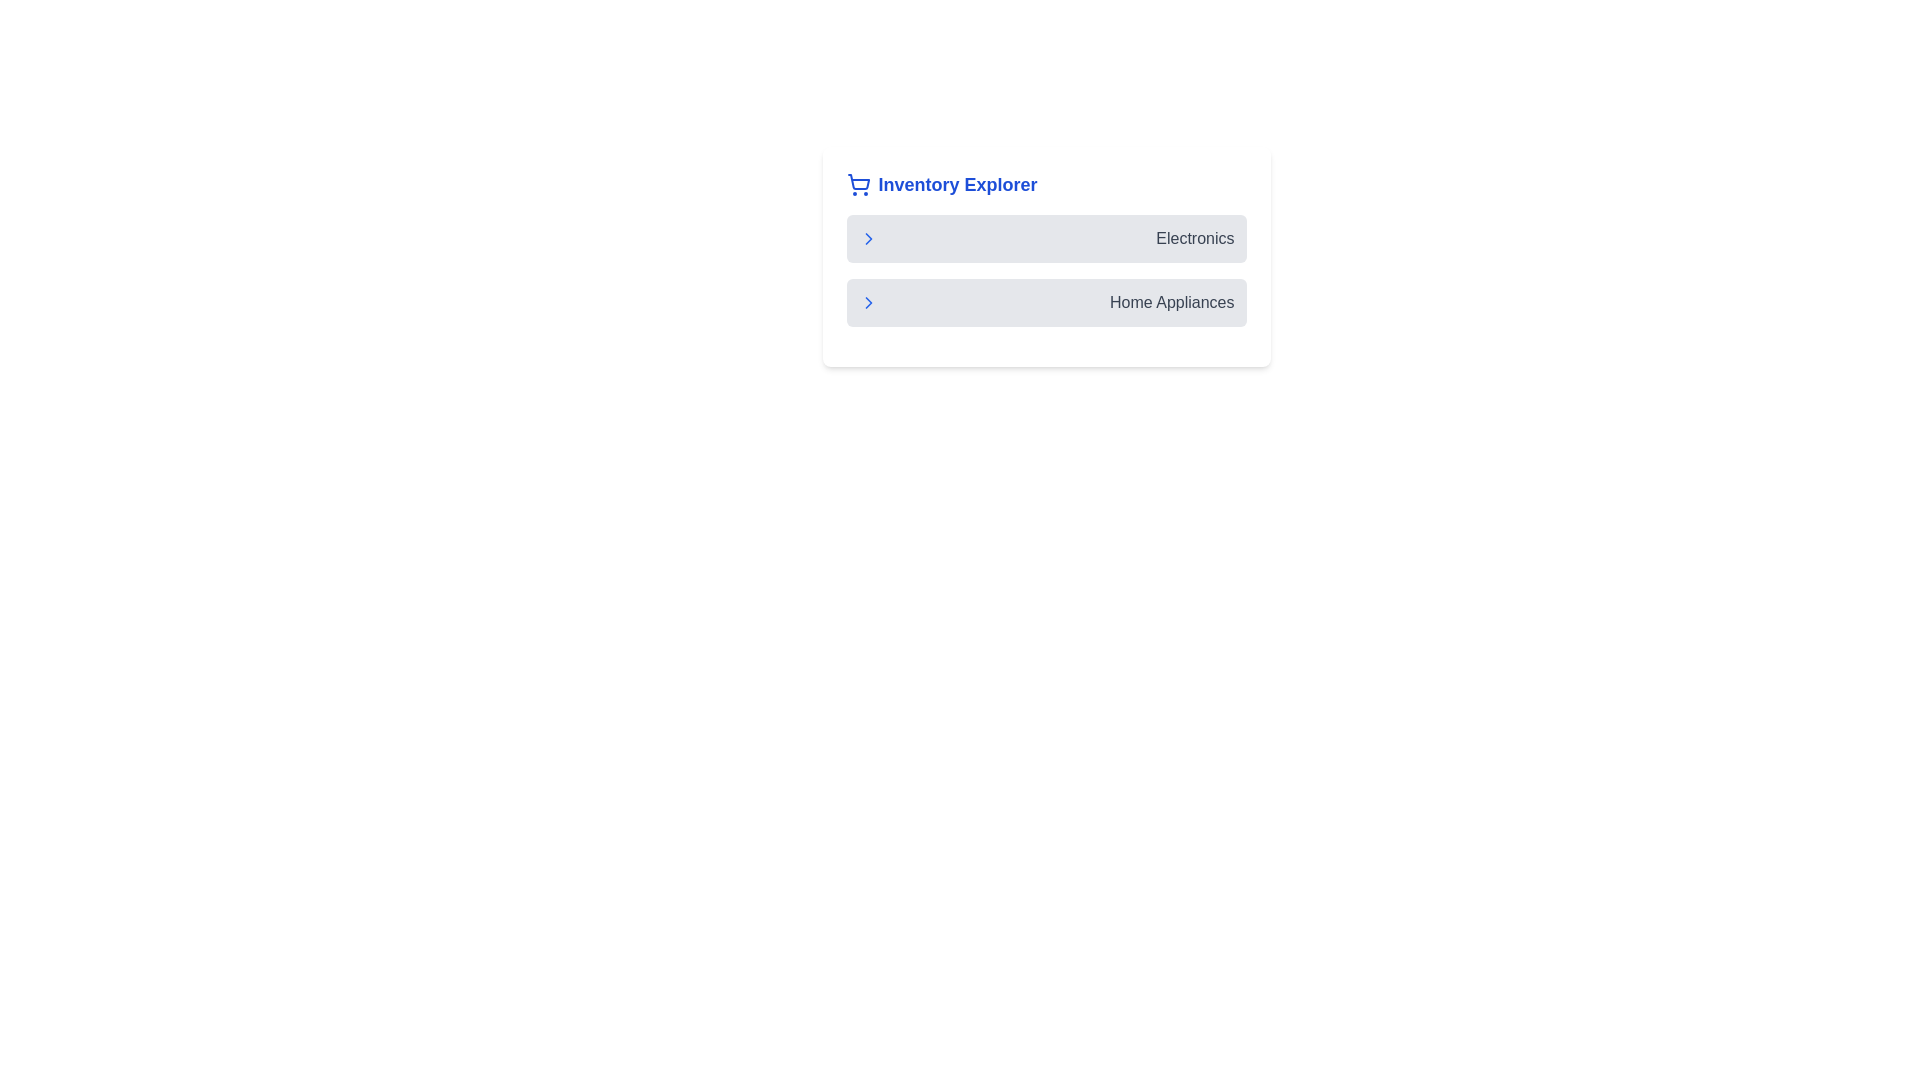  I want to click on the shopping cart icon located to the left of the 'Inventory Explorer' text in the header, so click(858, 185).